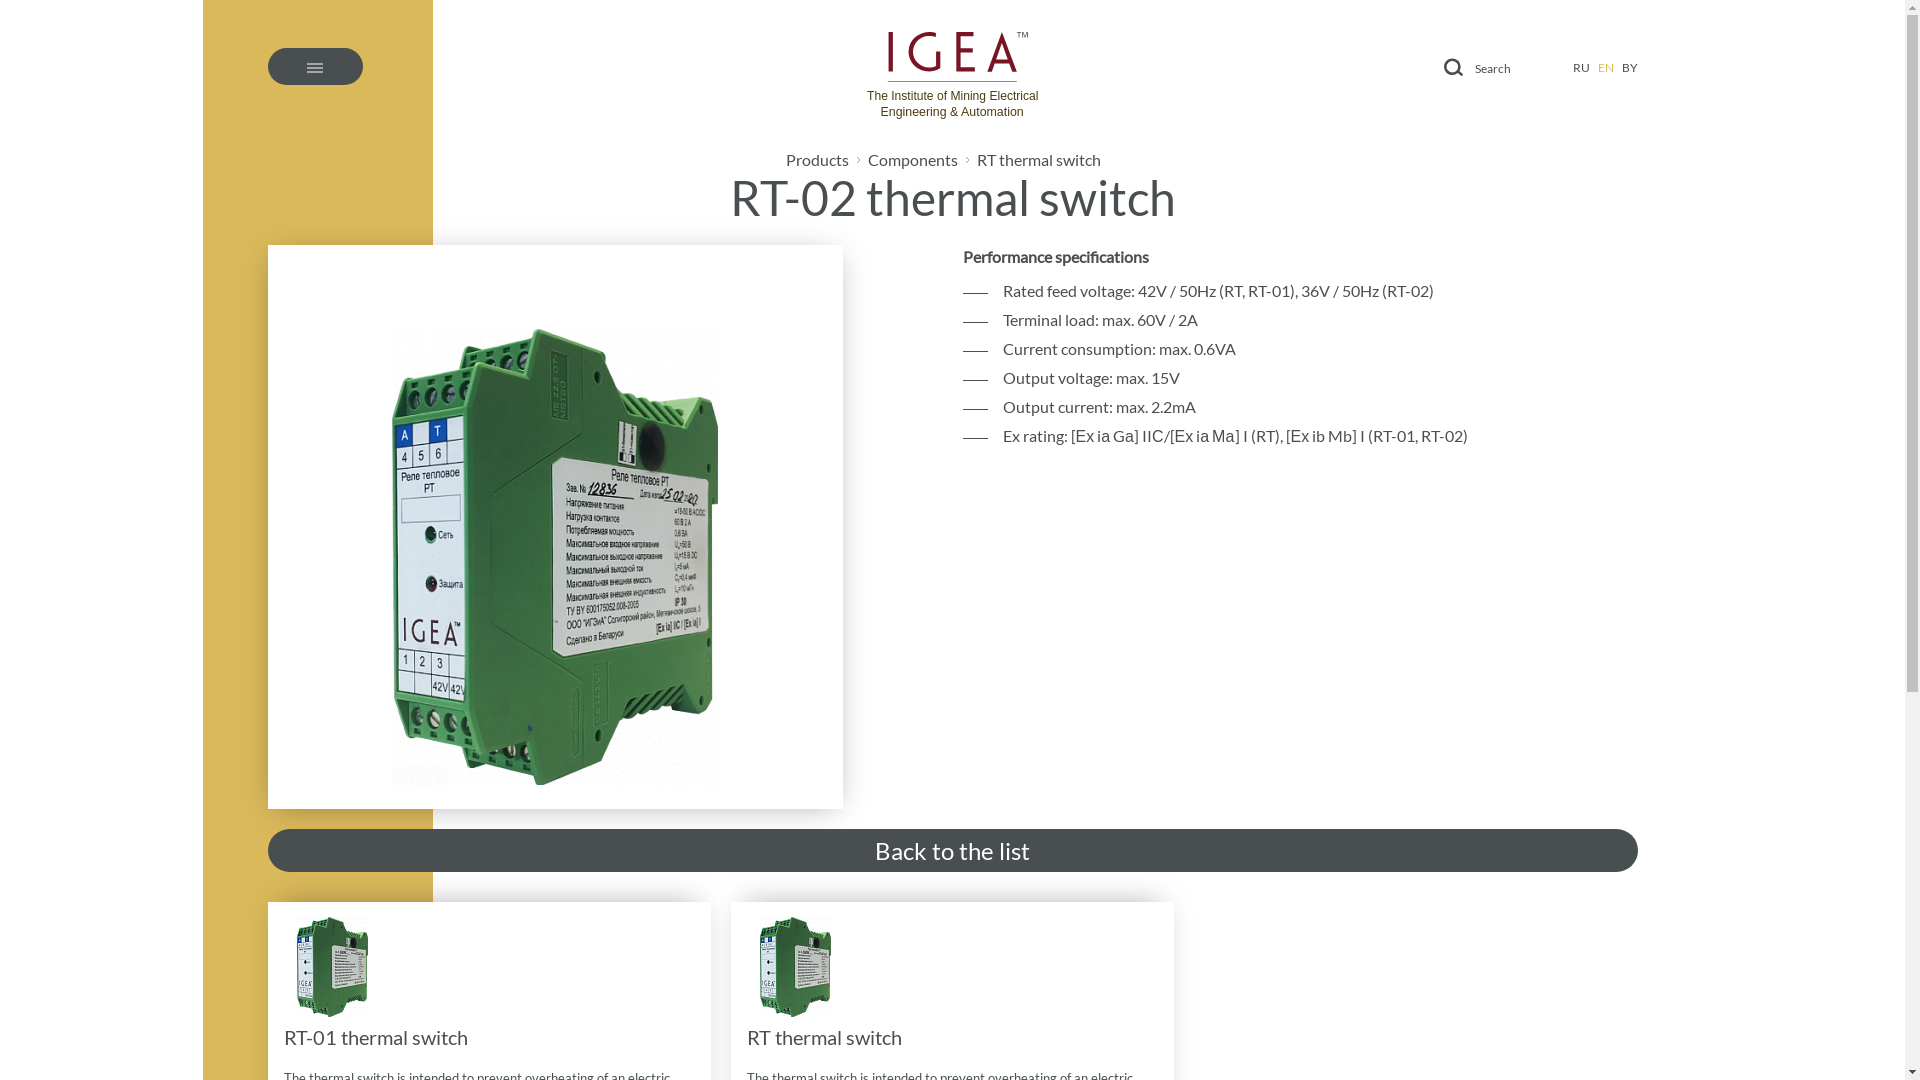 The width and height of the screenshot is (1920, 1080). Describe the element at coordinates (868, 158) in the screenshot. I see `'Components'` at that location.